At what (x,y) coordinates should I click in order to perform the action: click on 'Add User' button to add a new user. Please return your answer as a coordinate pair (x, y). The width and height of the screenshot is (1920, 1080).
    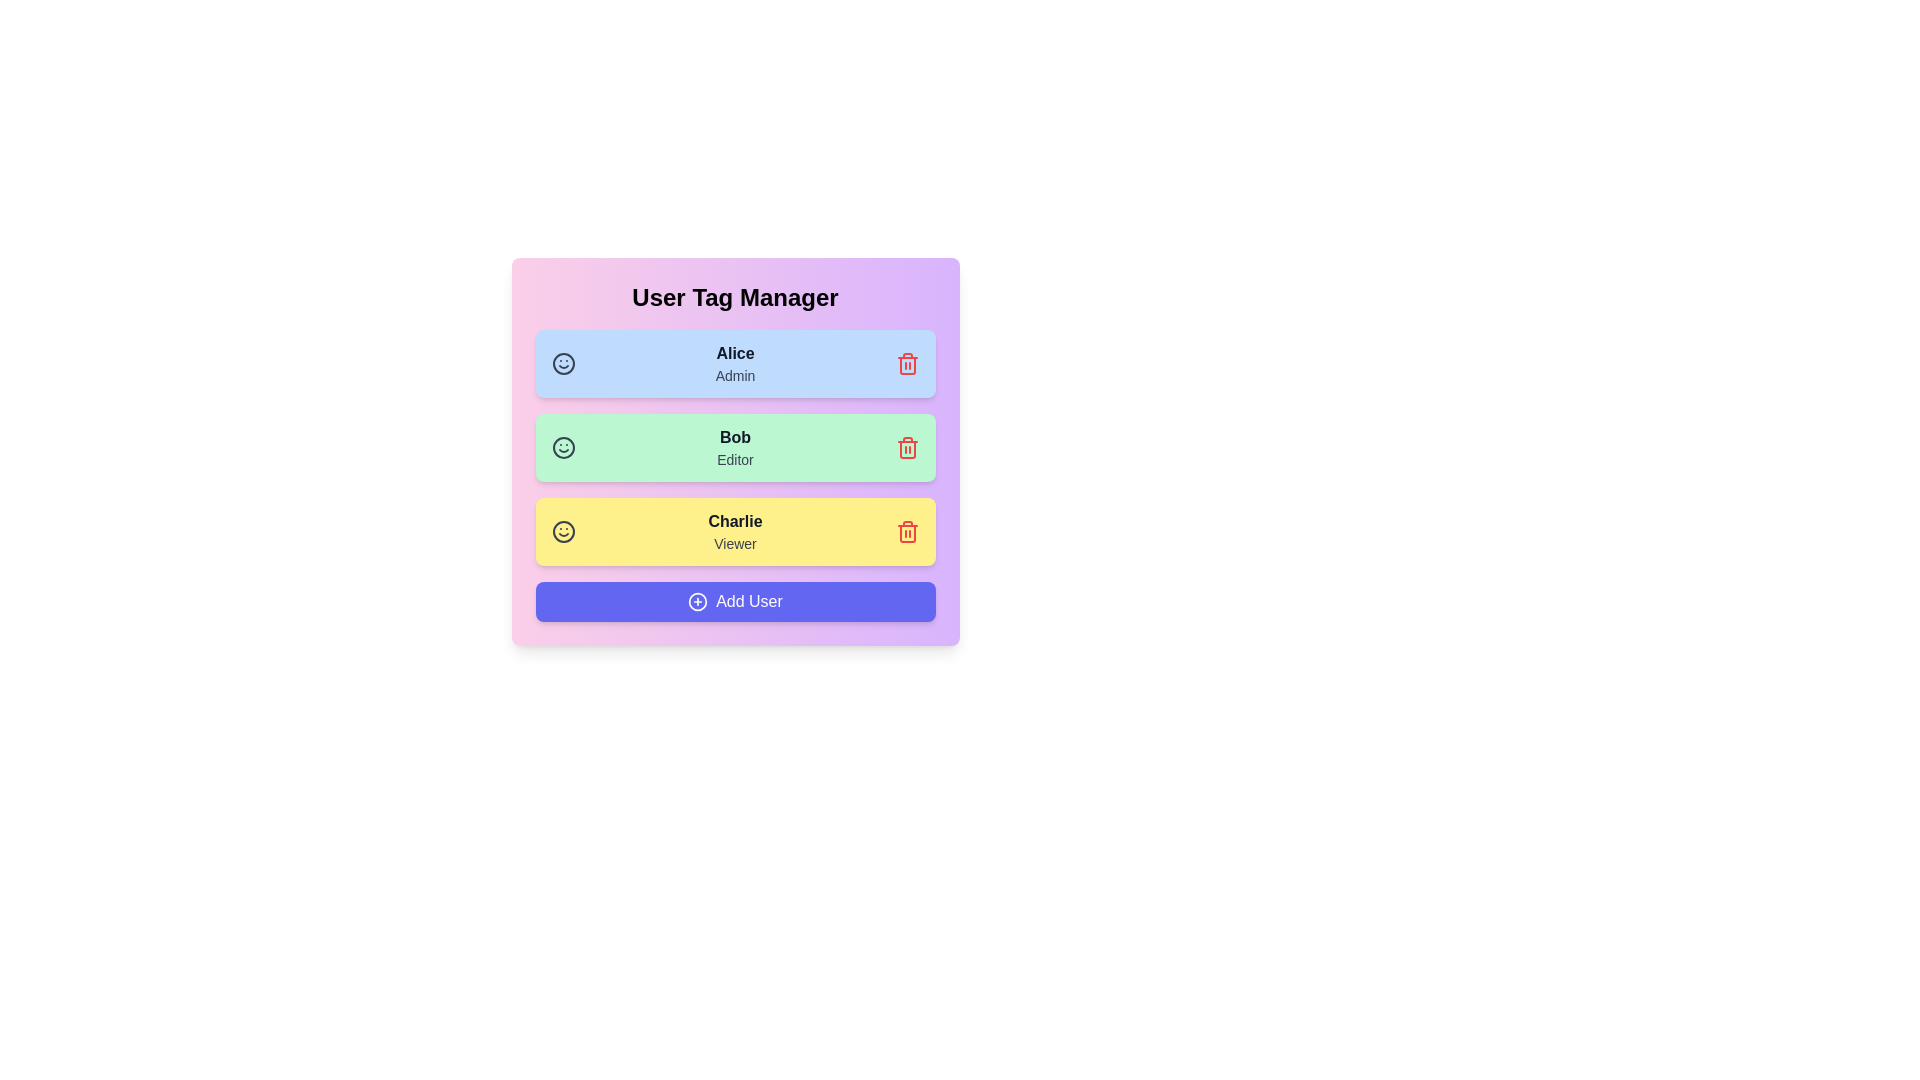
    Looking at the image, I should click on (734, 600).